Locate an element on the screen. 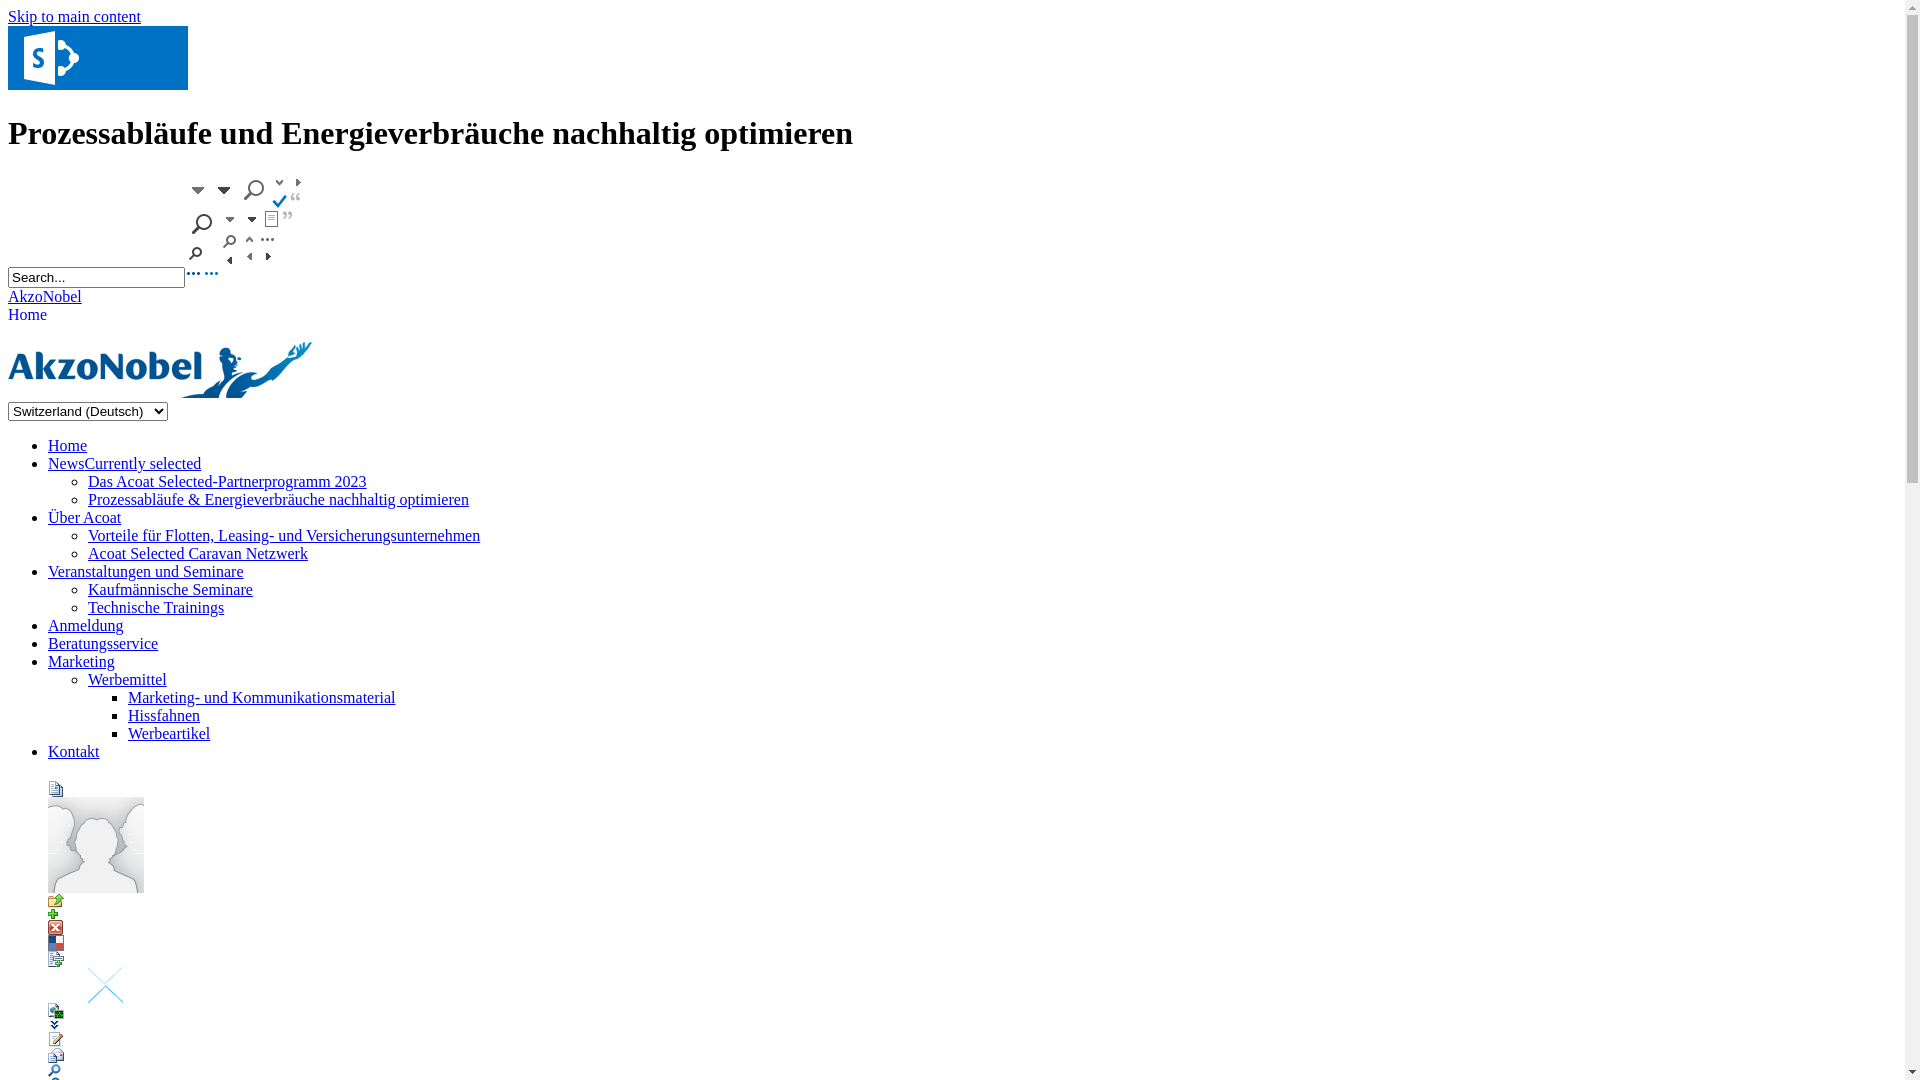 This screenshot has height=1080, width=1920. 'Anmeldung' is located at coordinates (85, 624).